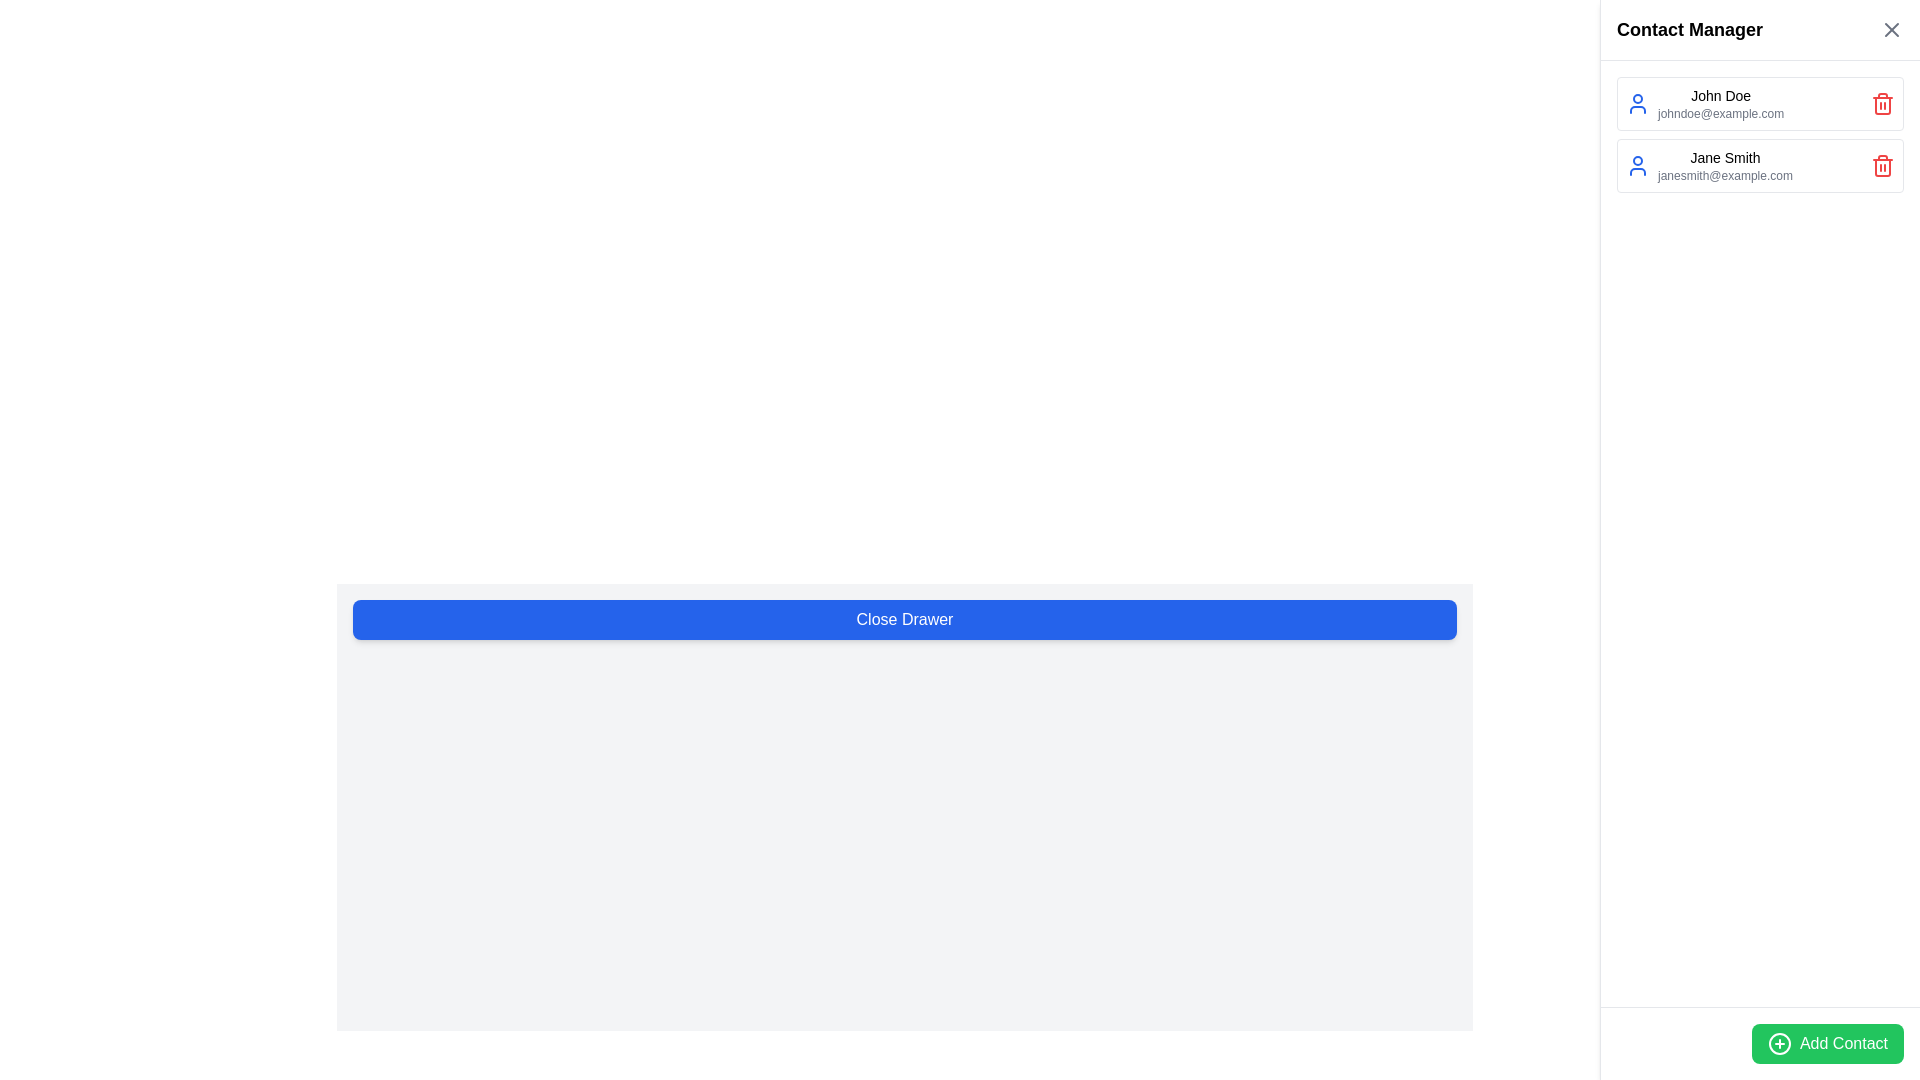  What do you see at coordinates (1720, 104) in the screenshot?
I see `to select or highlight the contact entry for 'John Doe' in the 'Contact Manager' sidebar` at bounding box center [1720, 104].